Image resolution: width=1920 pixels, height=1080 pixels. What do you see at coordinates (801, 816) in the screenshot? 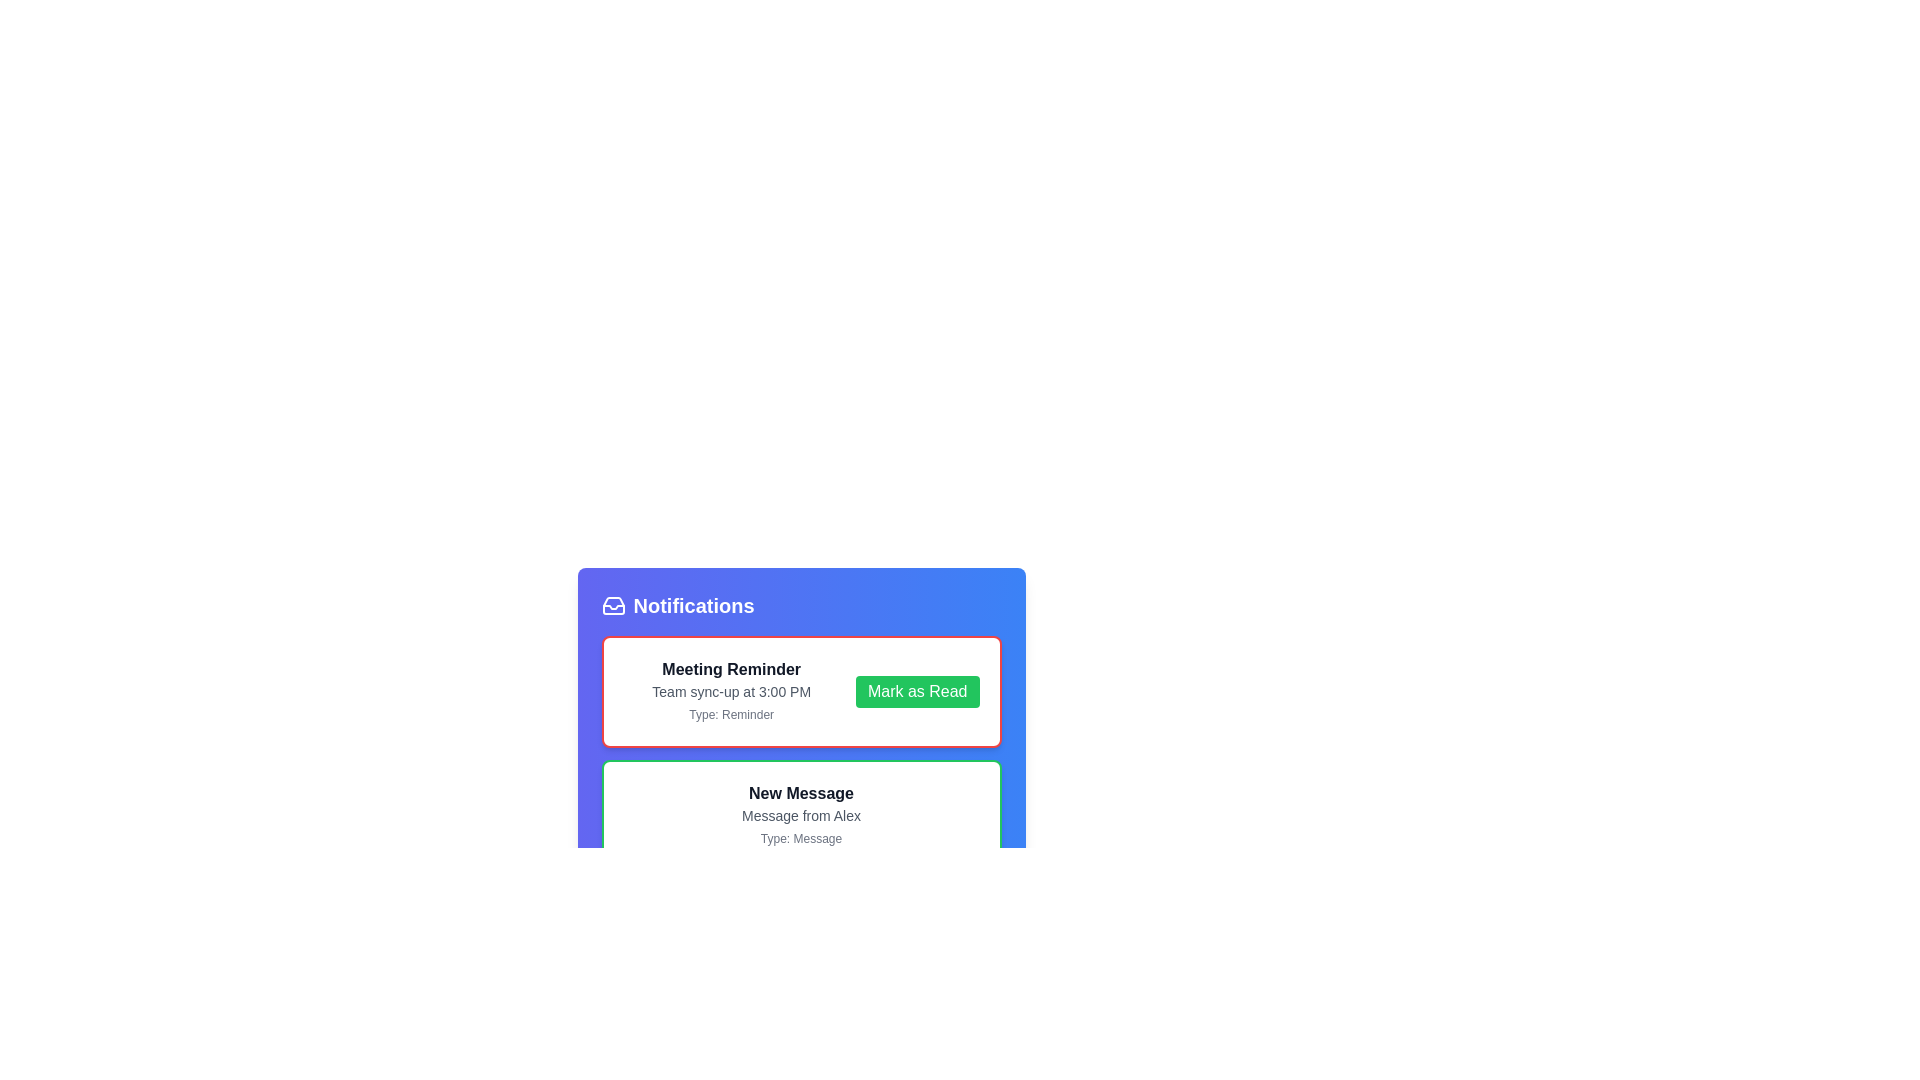
I see `the text label that identifies the sender of the message within the 'New Message' notification card` at bounding box center [801, 816].